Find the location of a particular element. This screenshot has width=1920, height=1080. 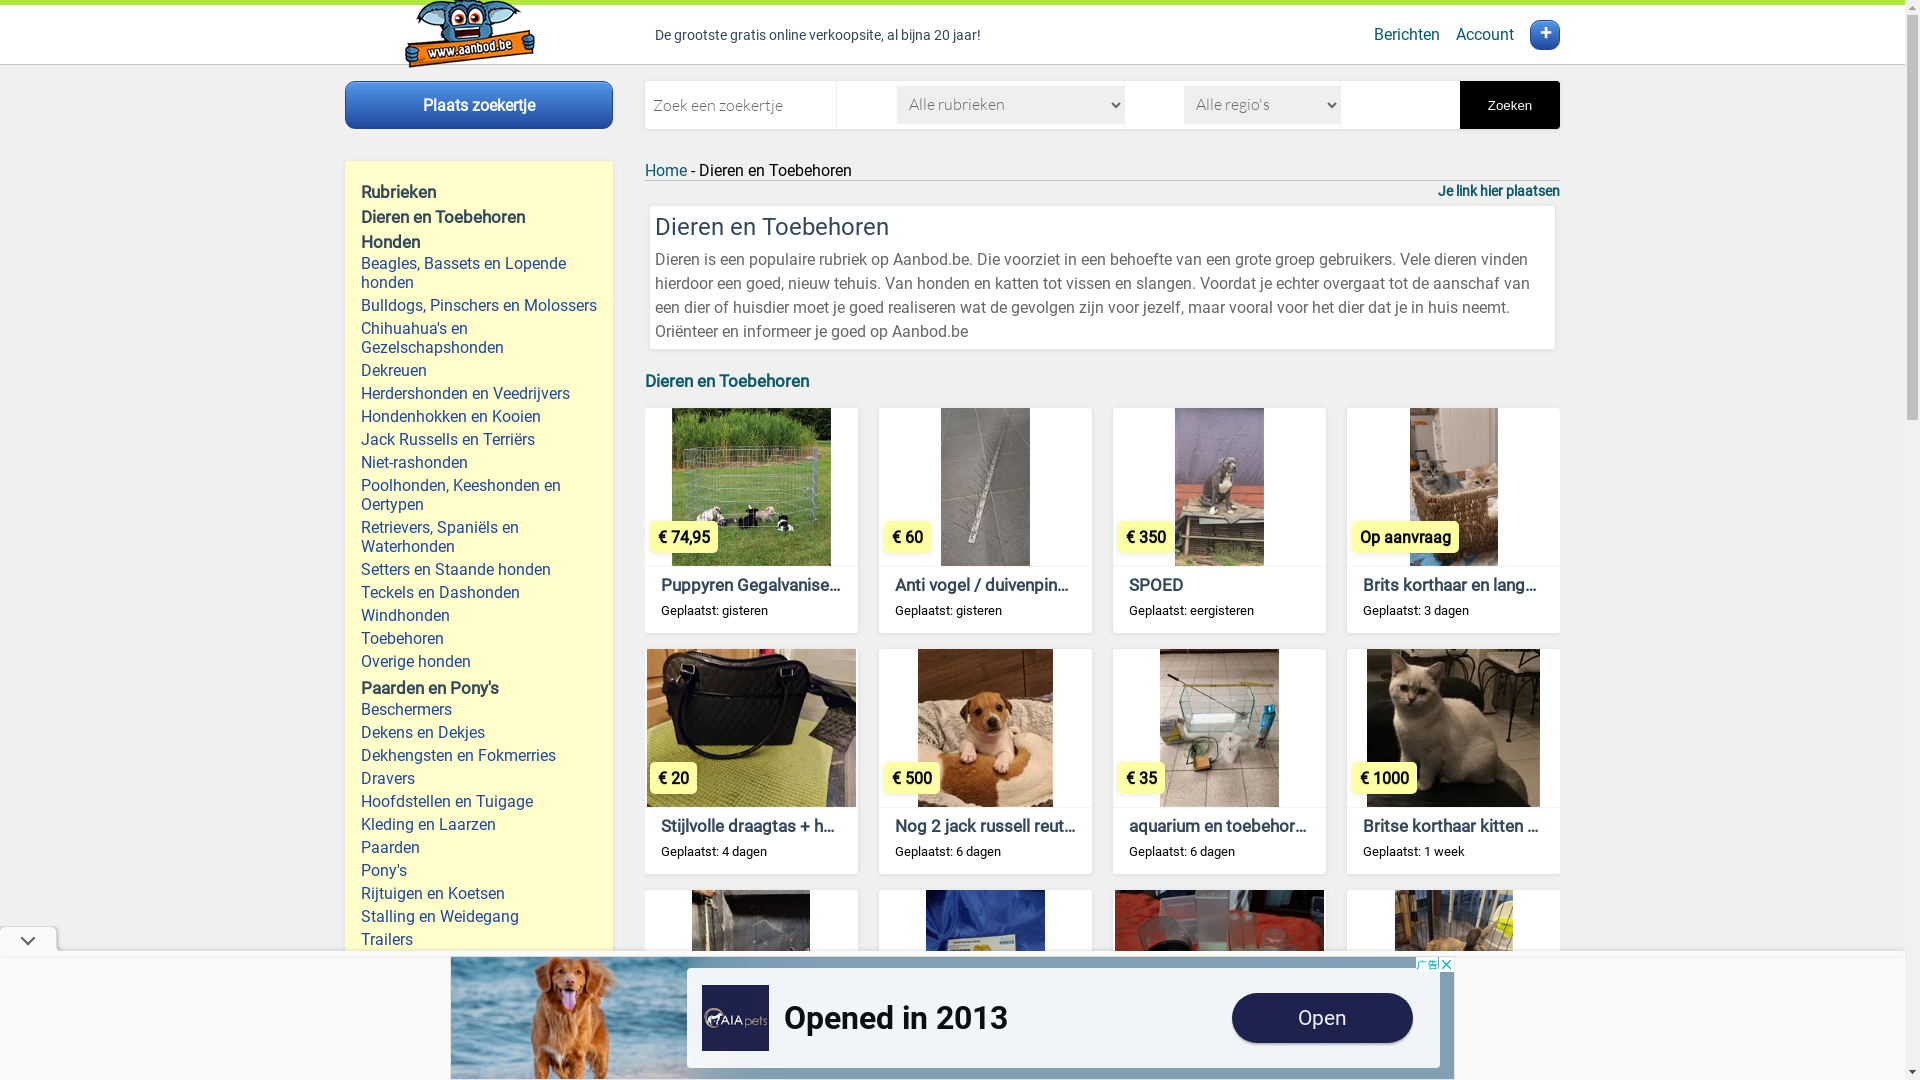

'Dekens en Dekjes' is located at coordinates (360, 732).